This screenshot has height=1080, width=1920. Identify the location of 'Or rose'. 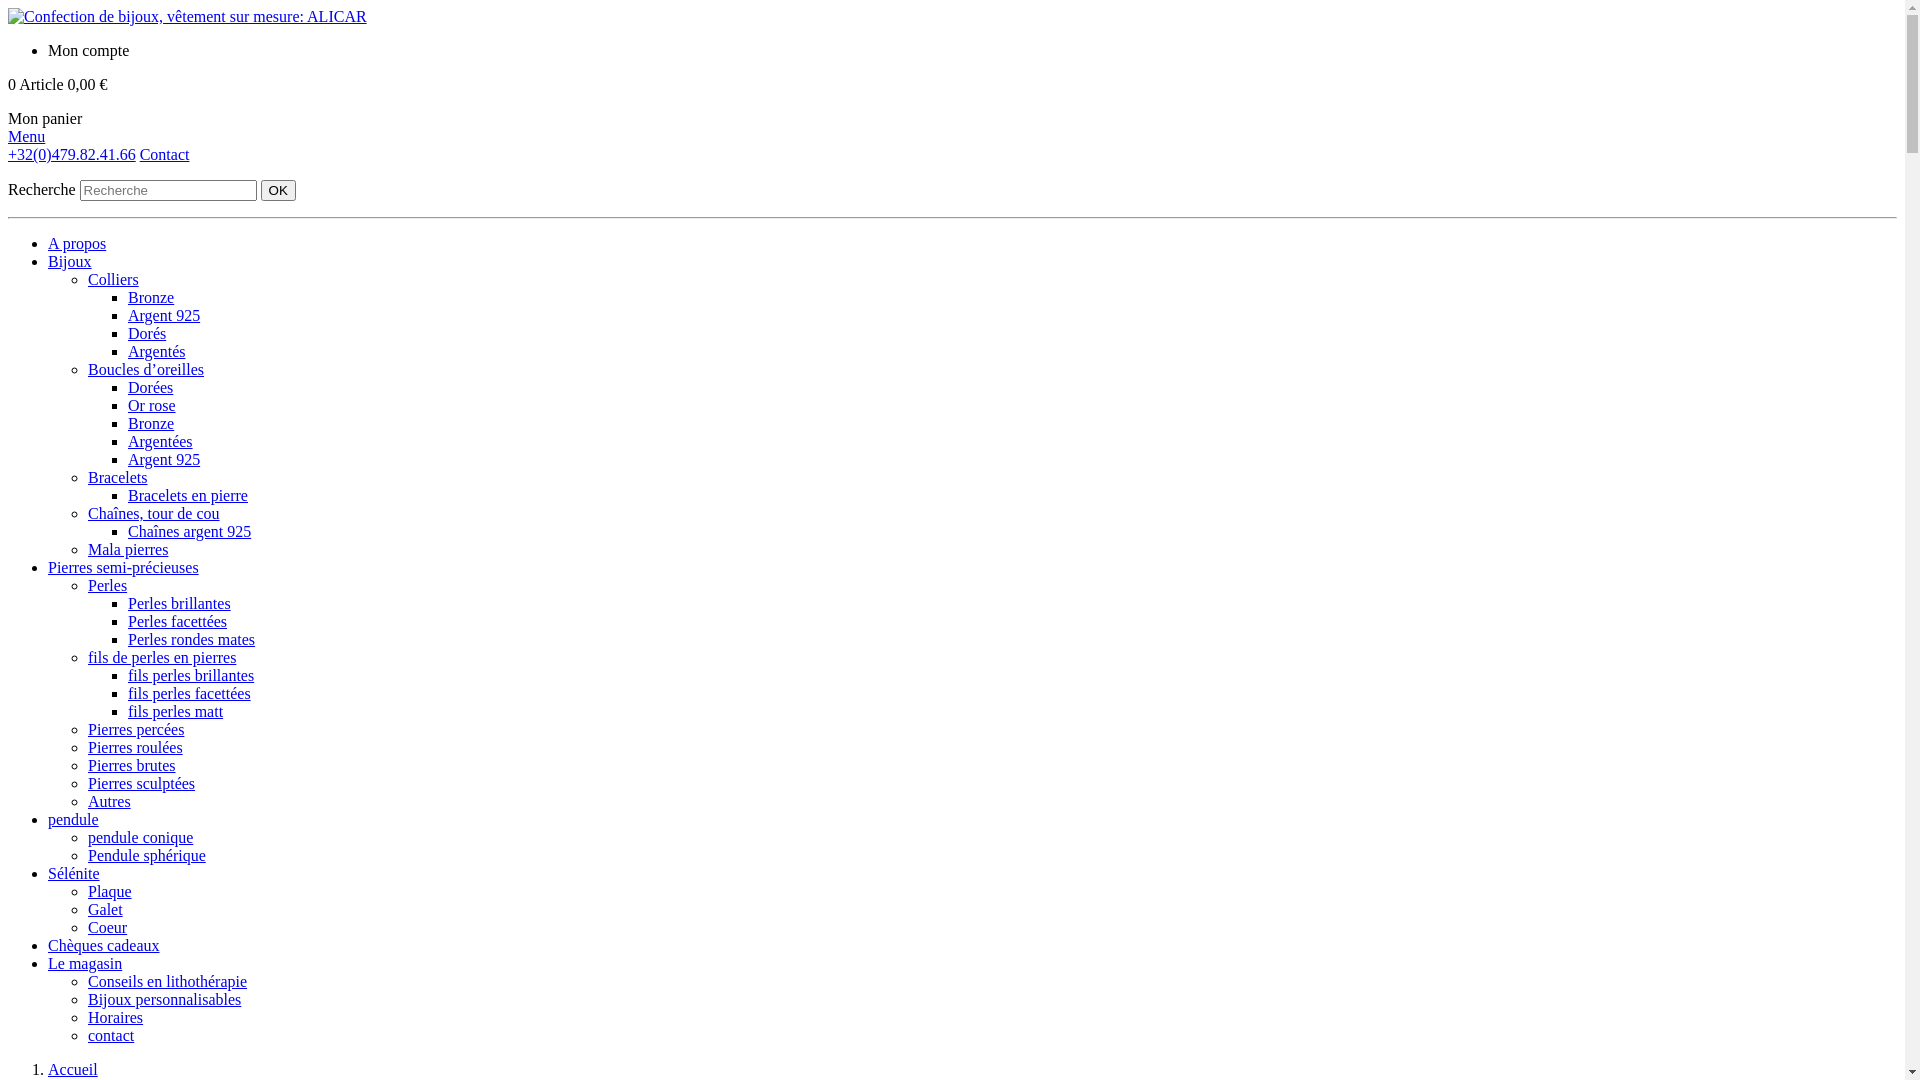
(127, 405).